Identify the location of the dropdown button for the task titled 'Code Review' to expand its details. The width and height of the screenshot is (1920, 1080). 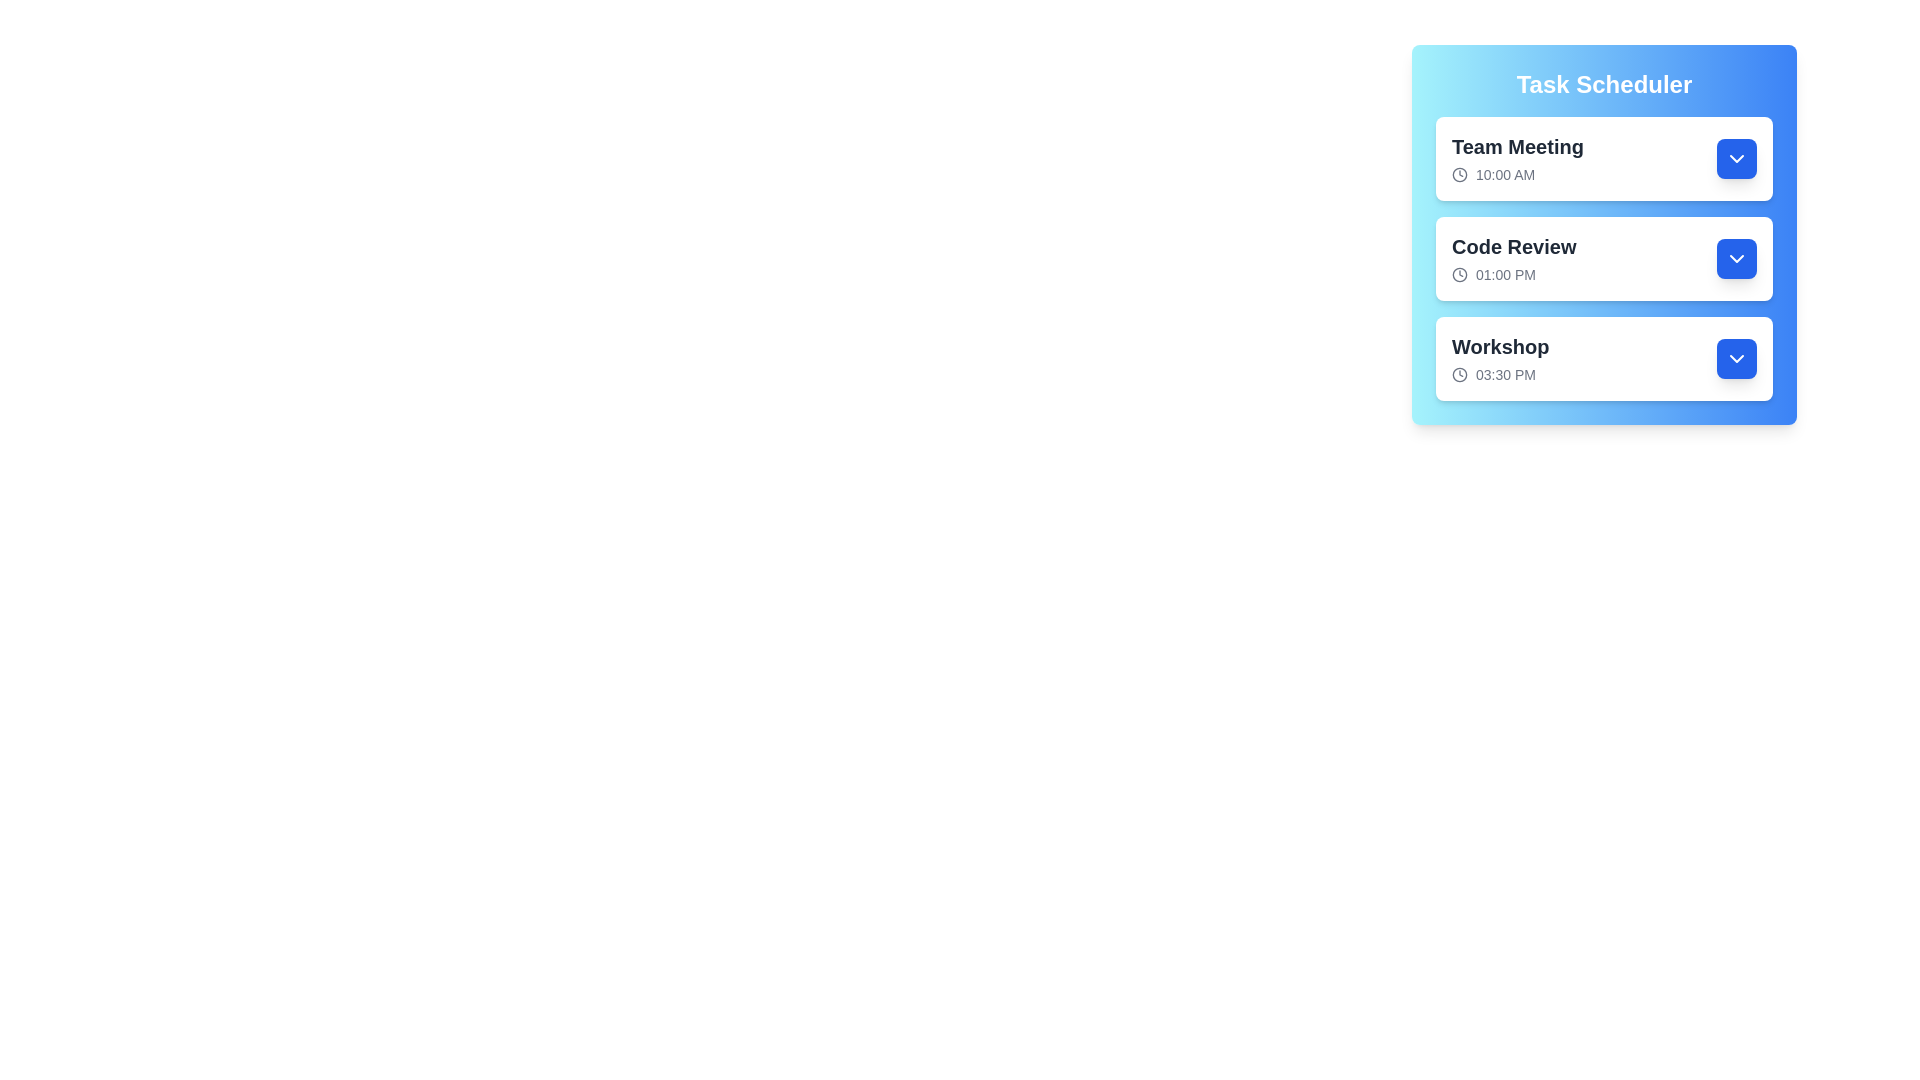
(1736, 257).